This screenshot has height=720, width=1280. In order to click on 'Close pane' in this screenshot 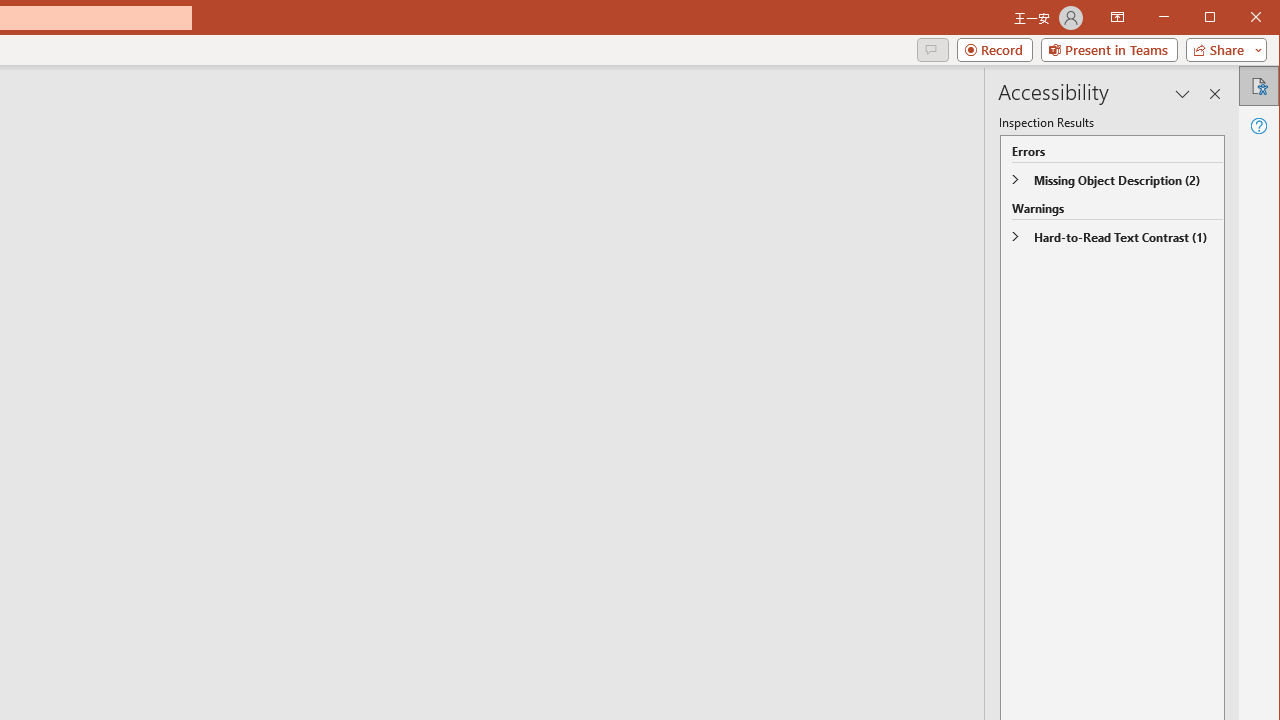, I will do `click(1214, 93)`.